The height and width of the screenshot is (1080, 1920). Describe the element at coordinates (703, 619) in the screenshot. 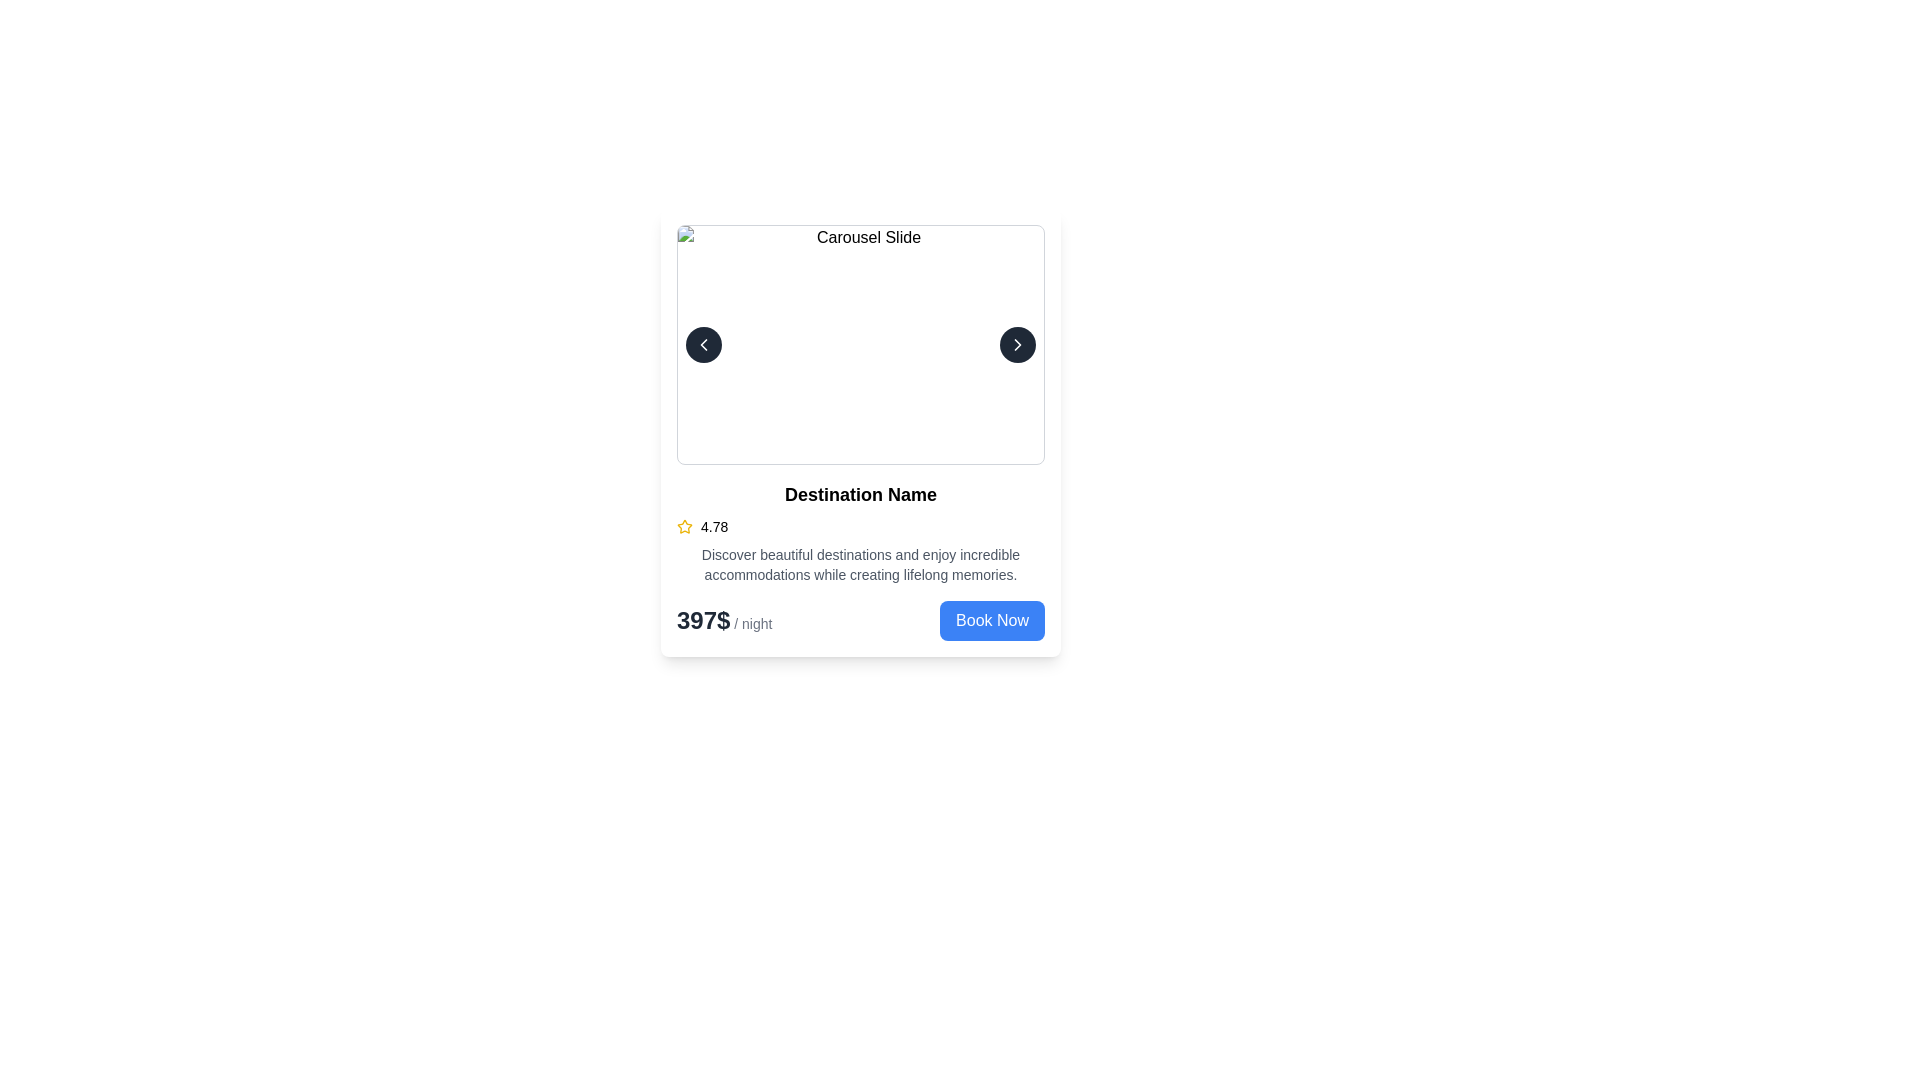

I see `the price text element displaying '397$ / night' located at the bottom-left corner of the card interface` at that location.